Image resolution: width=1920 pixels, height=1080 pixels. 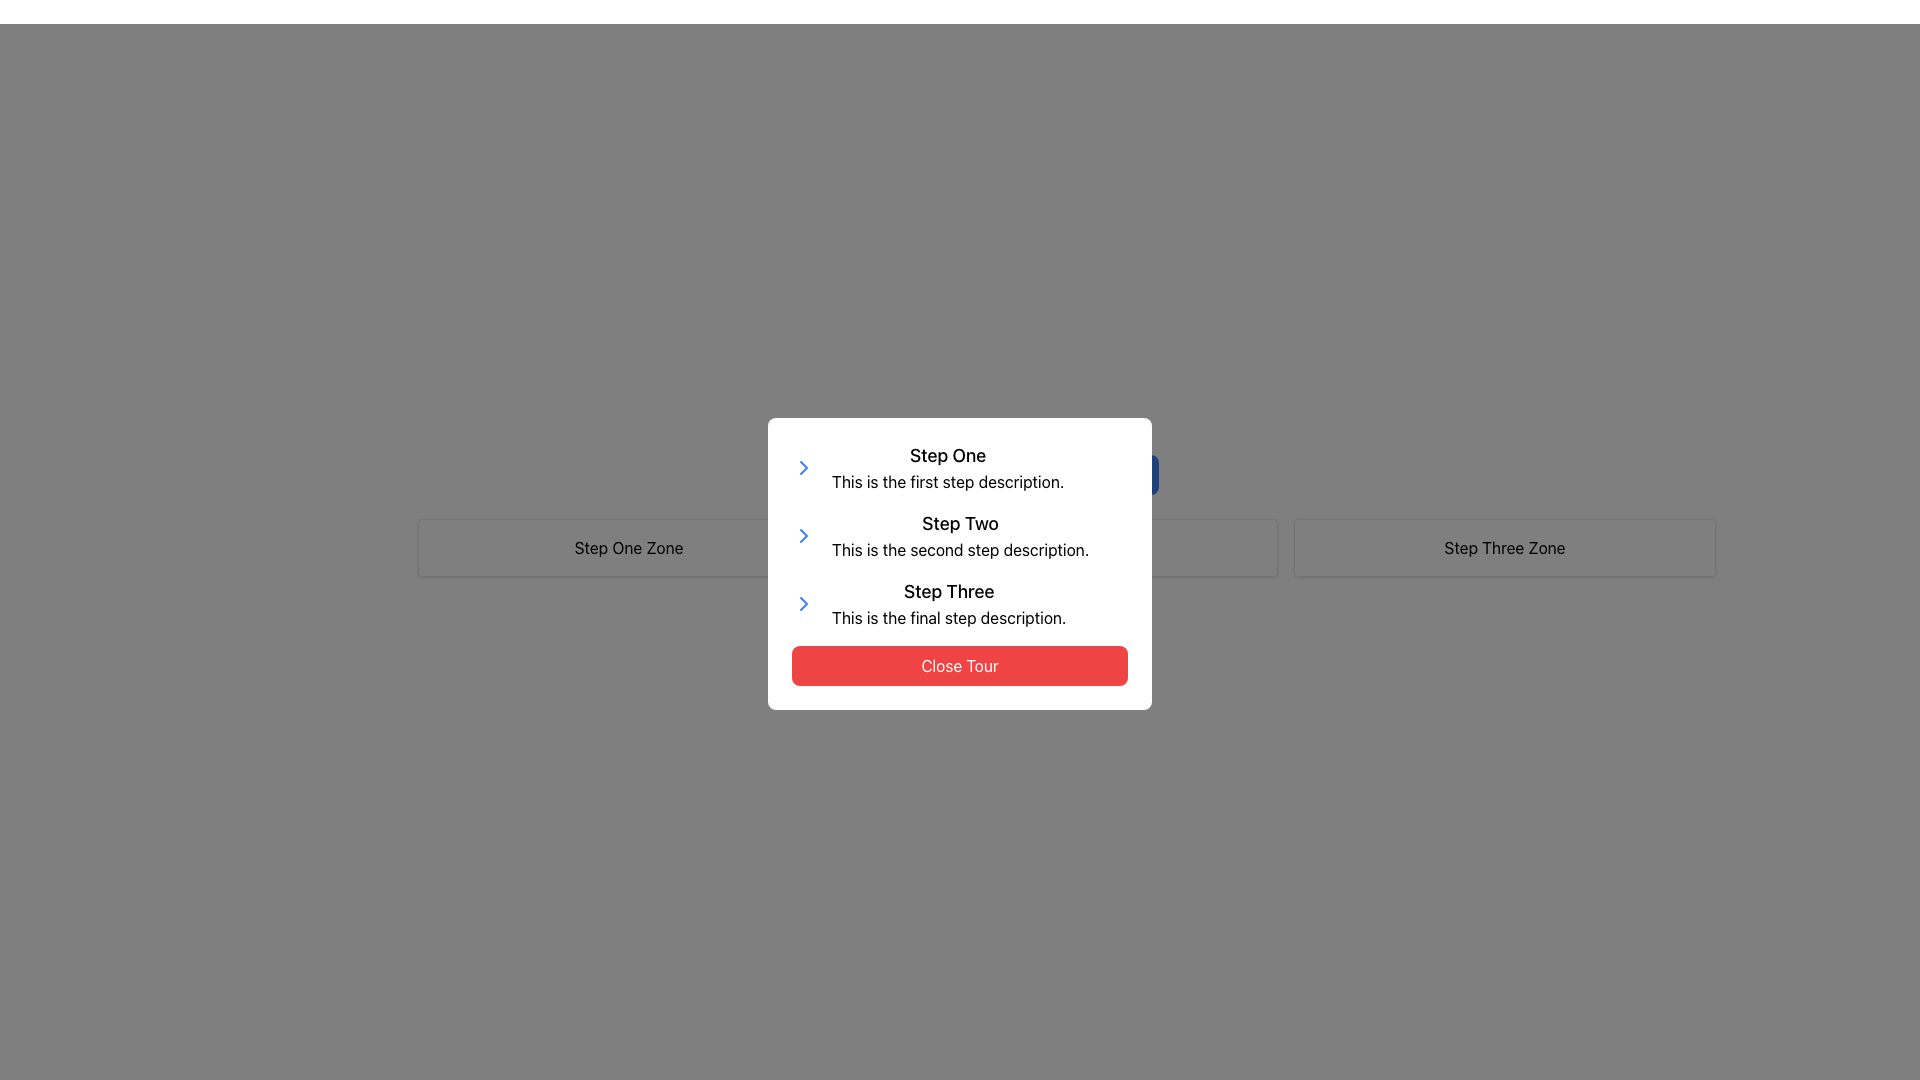 I want to click on the visual cue icon for 'Step Three' located at the far left of the row, so click(x=804, y=603).